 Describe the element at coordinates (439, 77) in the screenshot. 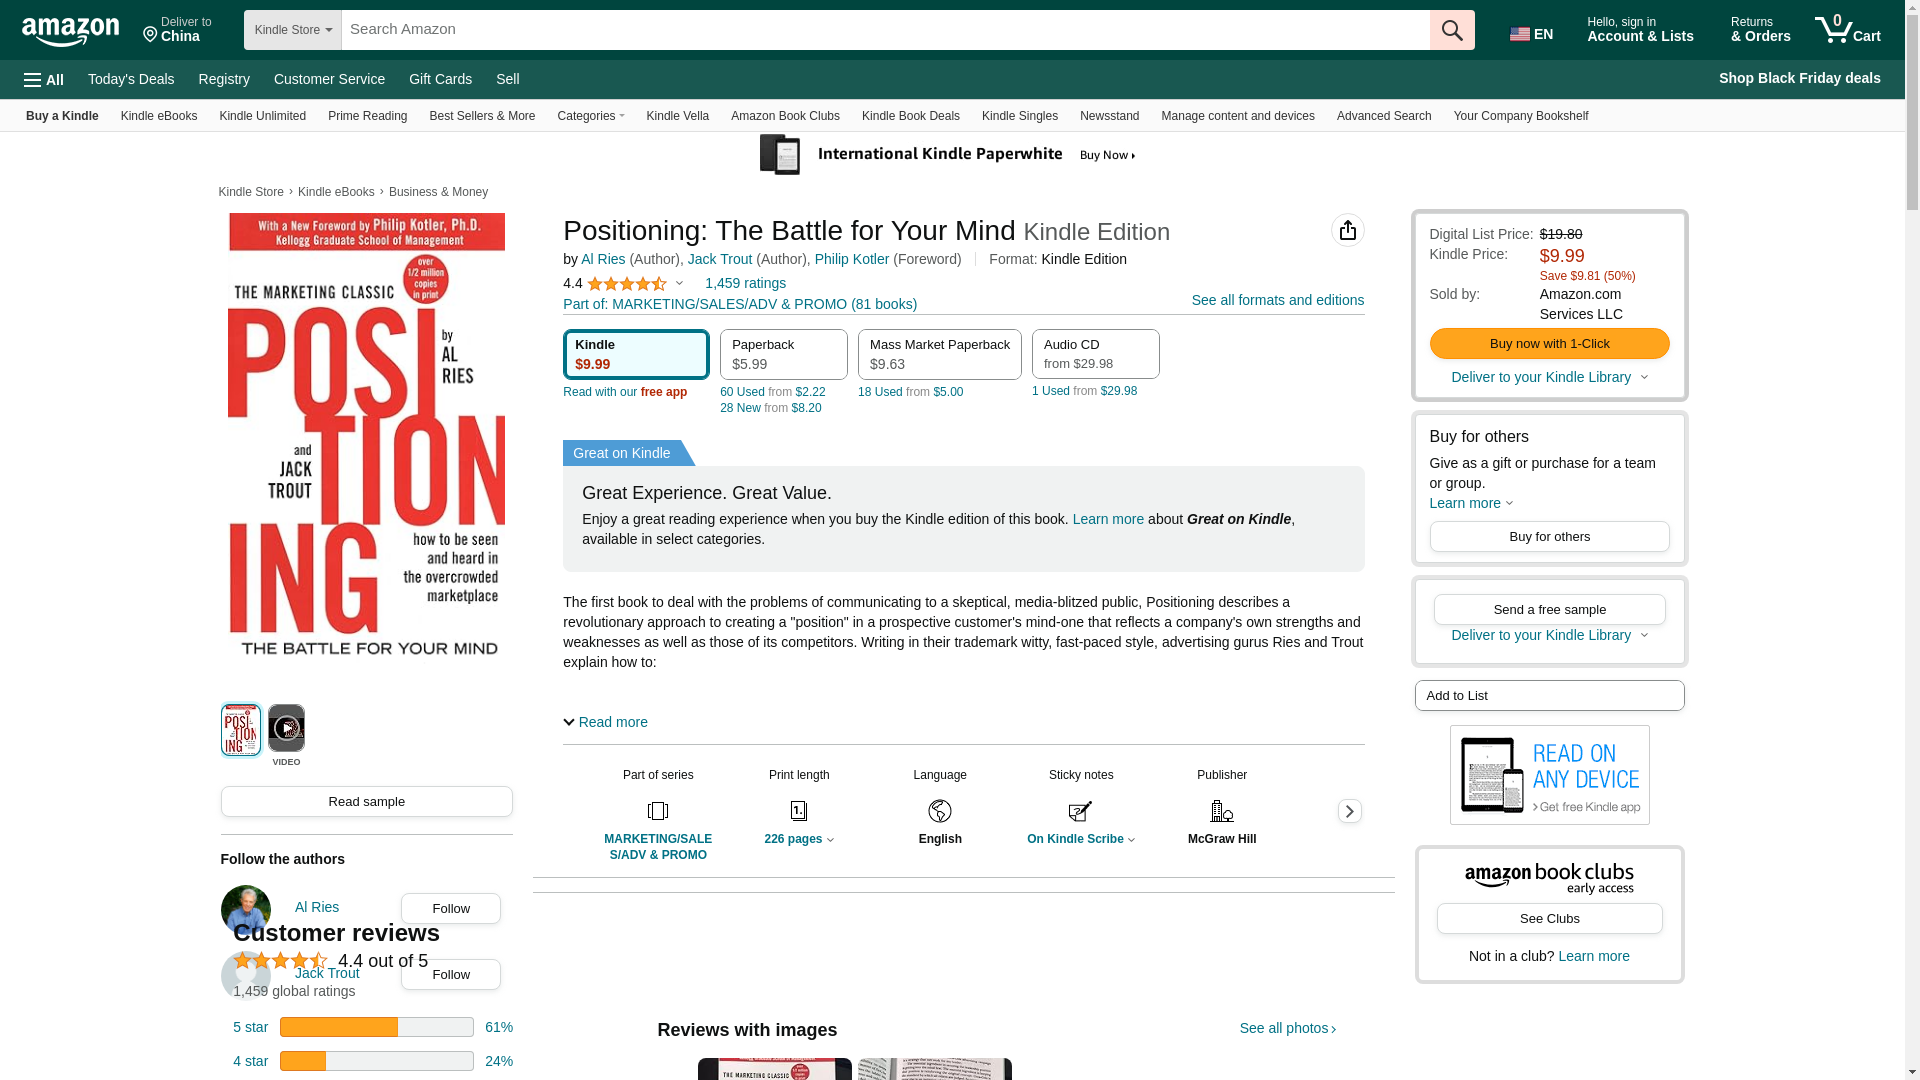

I see `'Gift Cards'` at that location.